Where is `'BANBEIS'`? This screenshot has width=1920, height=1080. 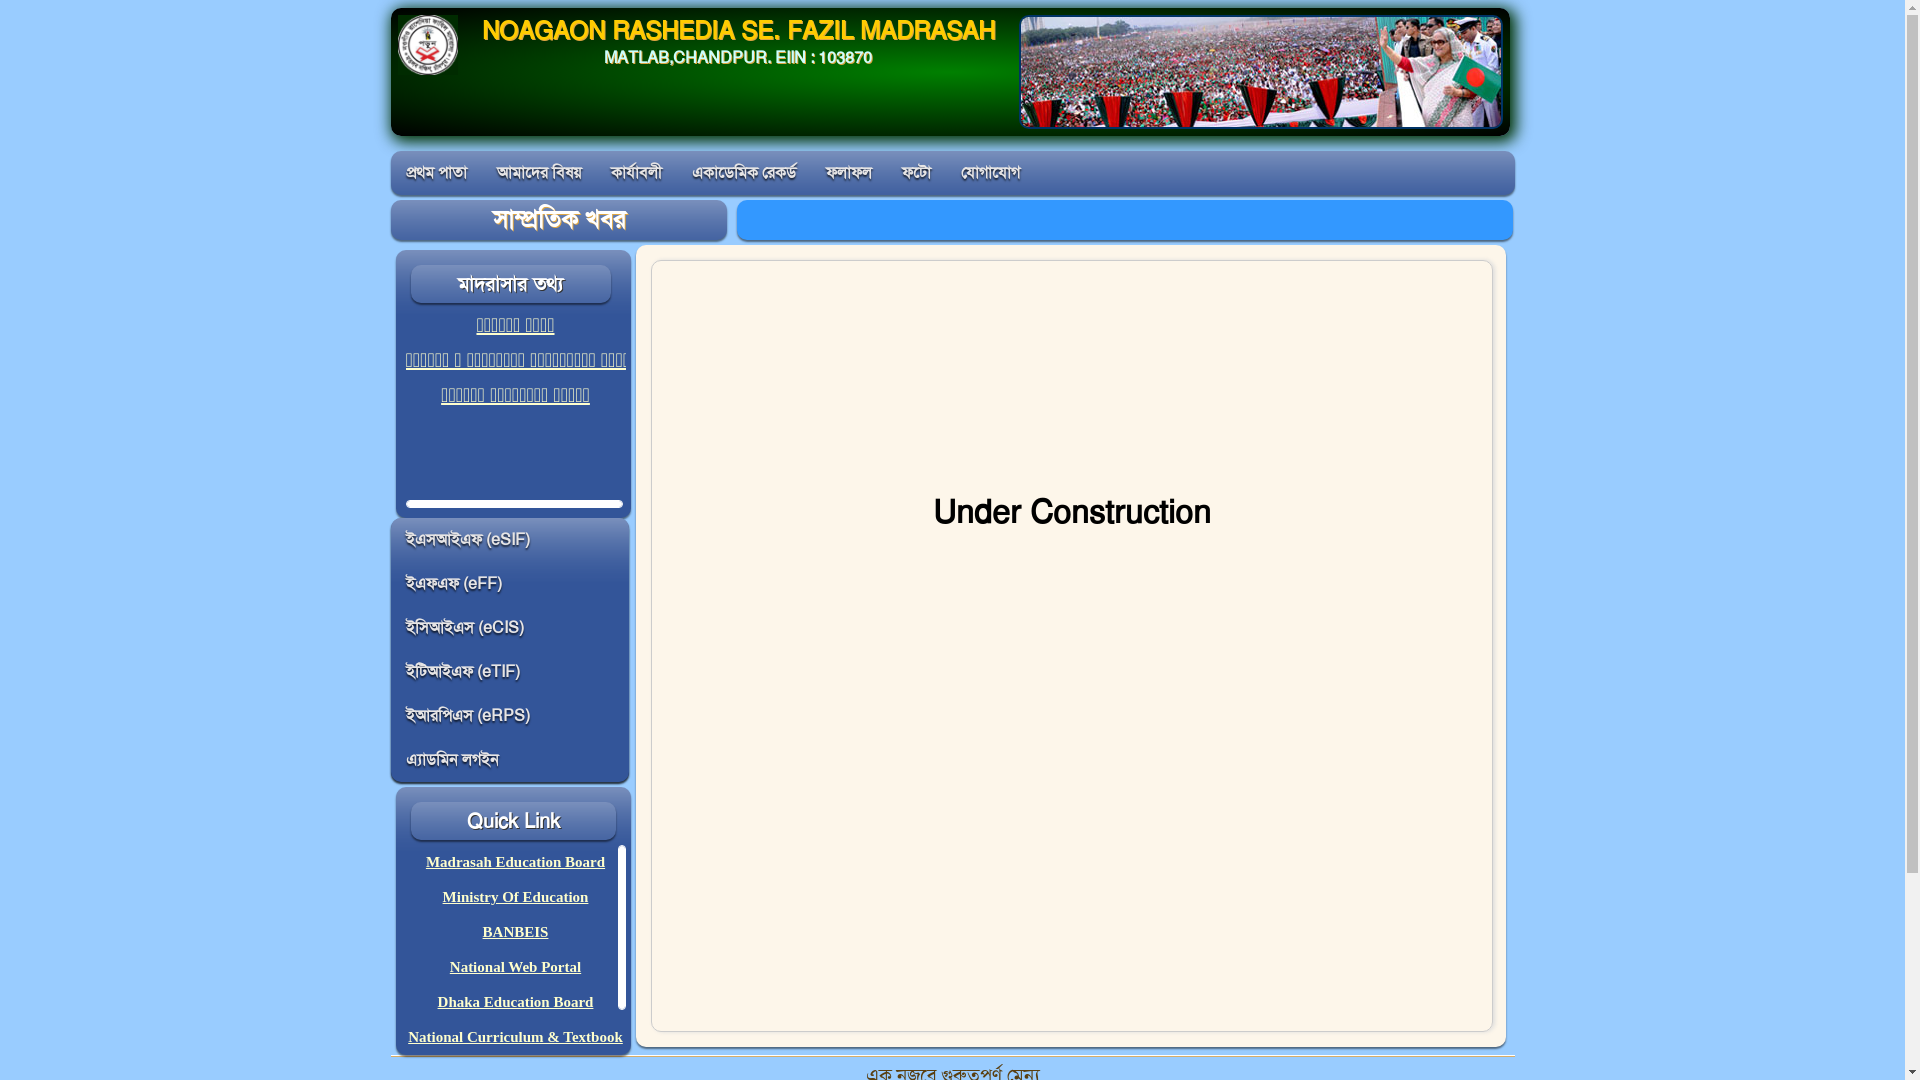
'BANBEIS' is located at coordinates (516, 932).